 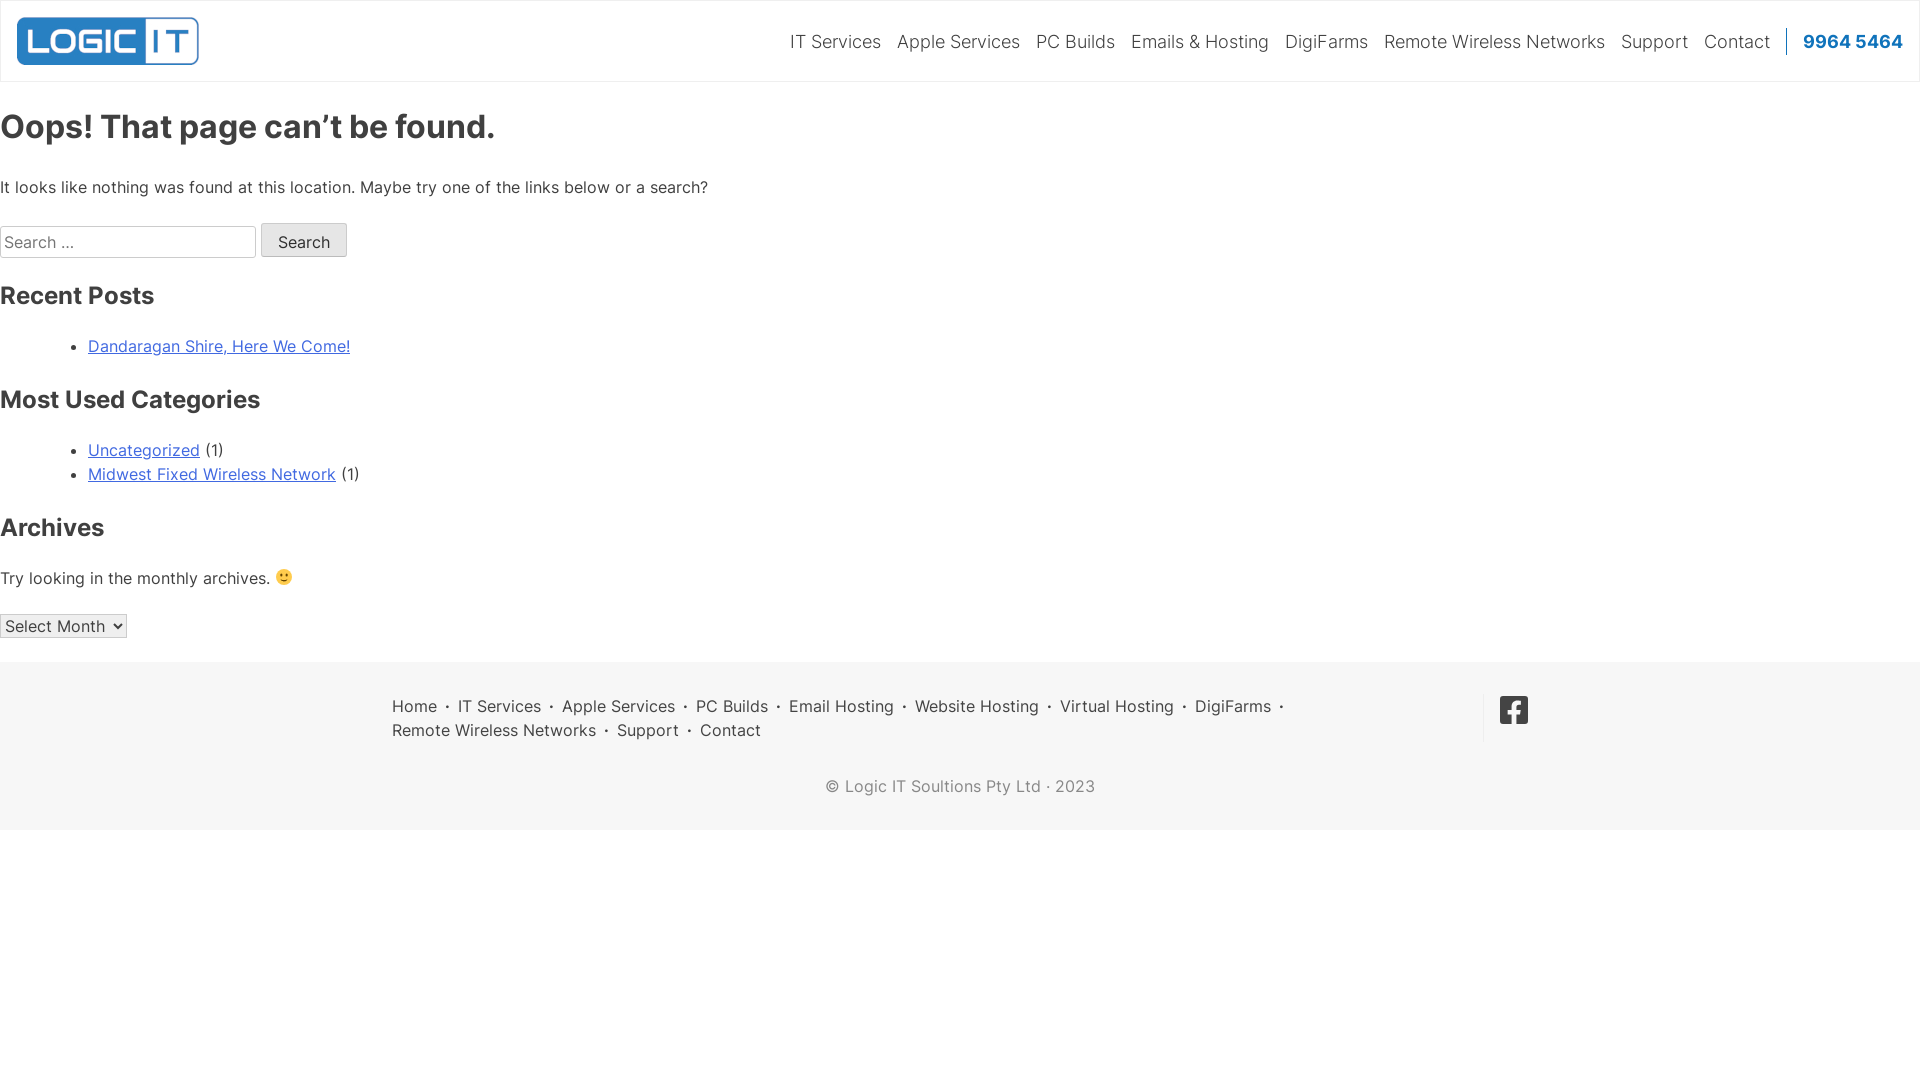 I want to click on 'Home', so click(x=413, y=704).